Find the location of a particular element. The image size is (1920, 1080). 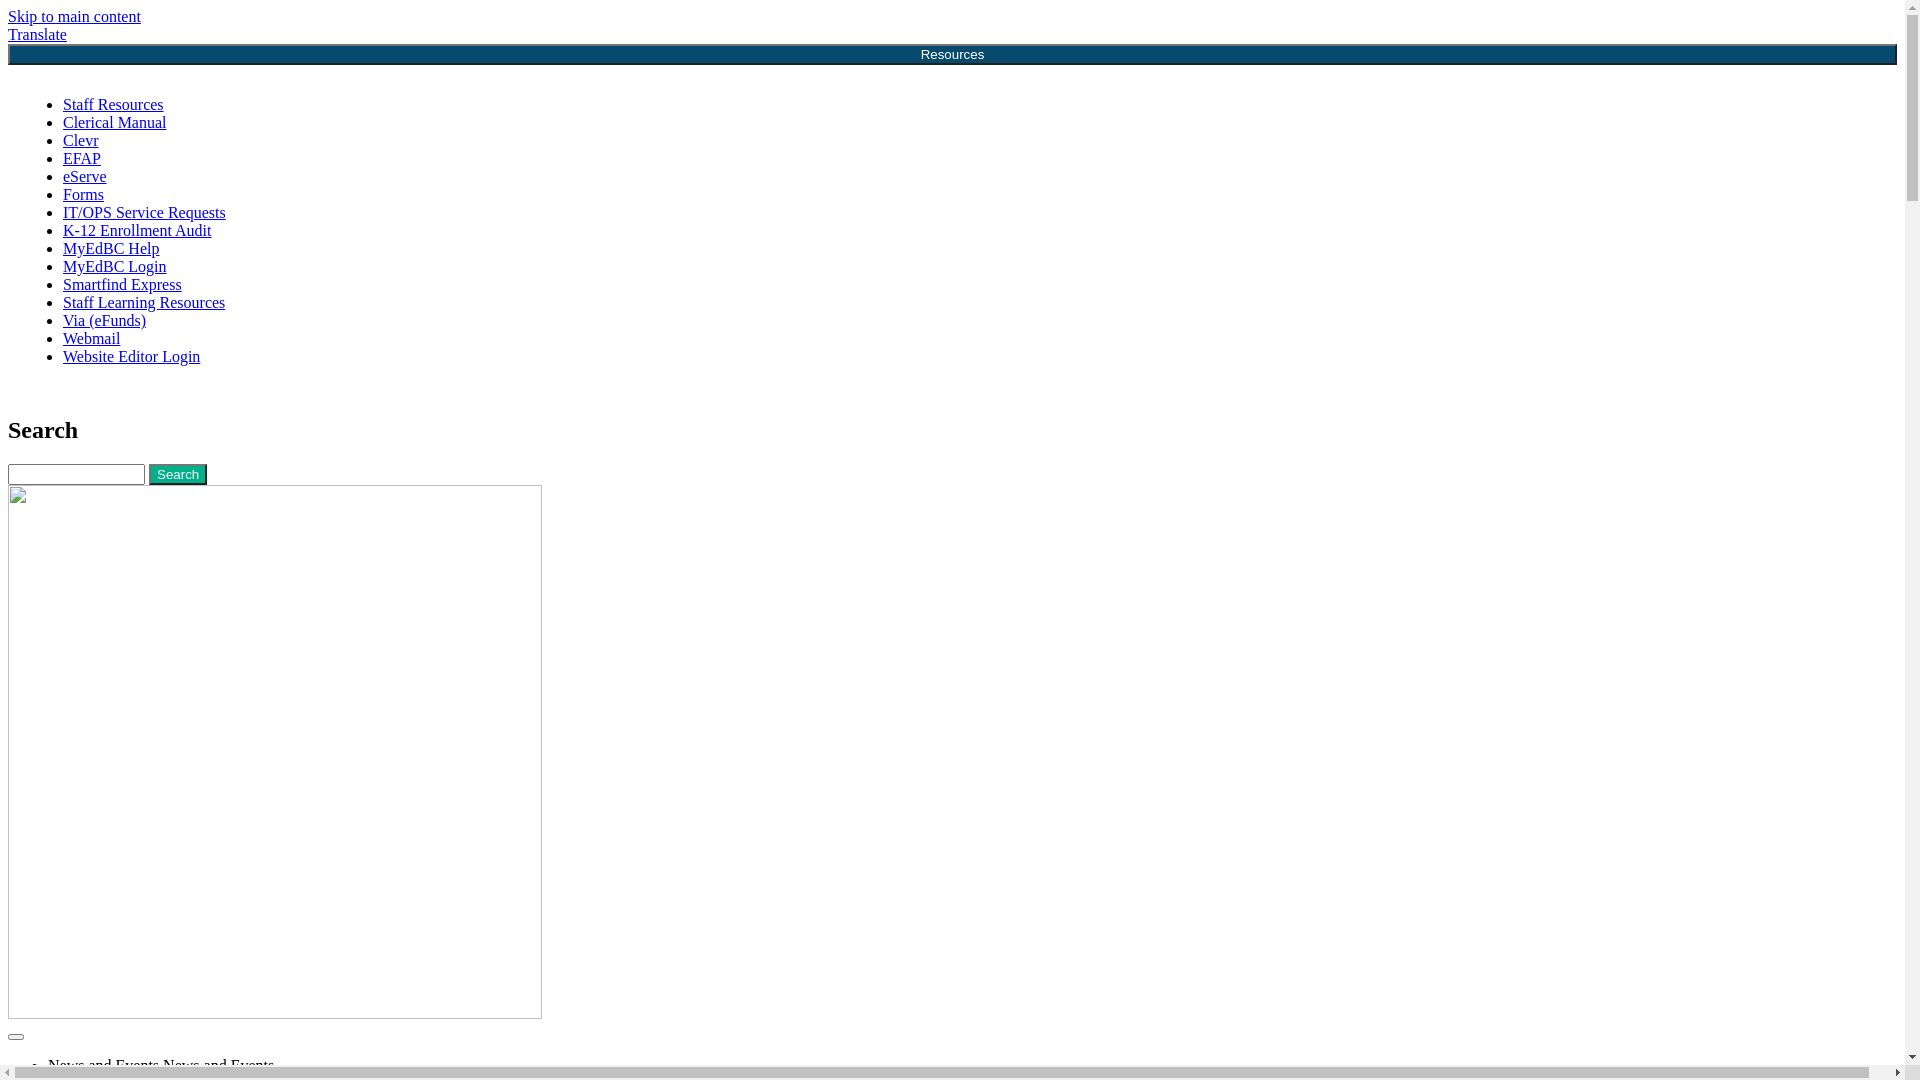

'Skip to main content' is located at coordinates (74, 16).